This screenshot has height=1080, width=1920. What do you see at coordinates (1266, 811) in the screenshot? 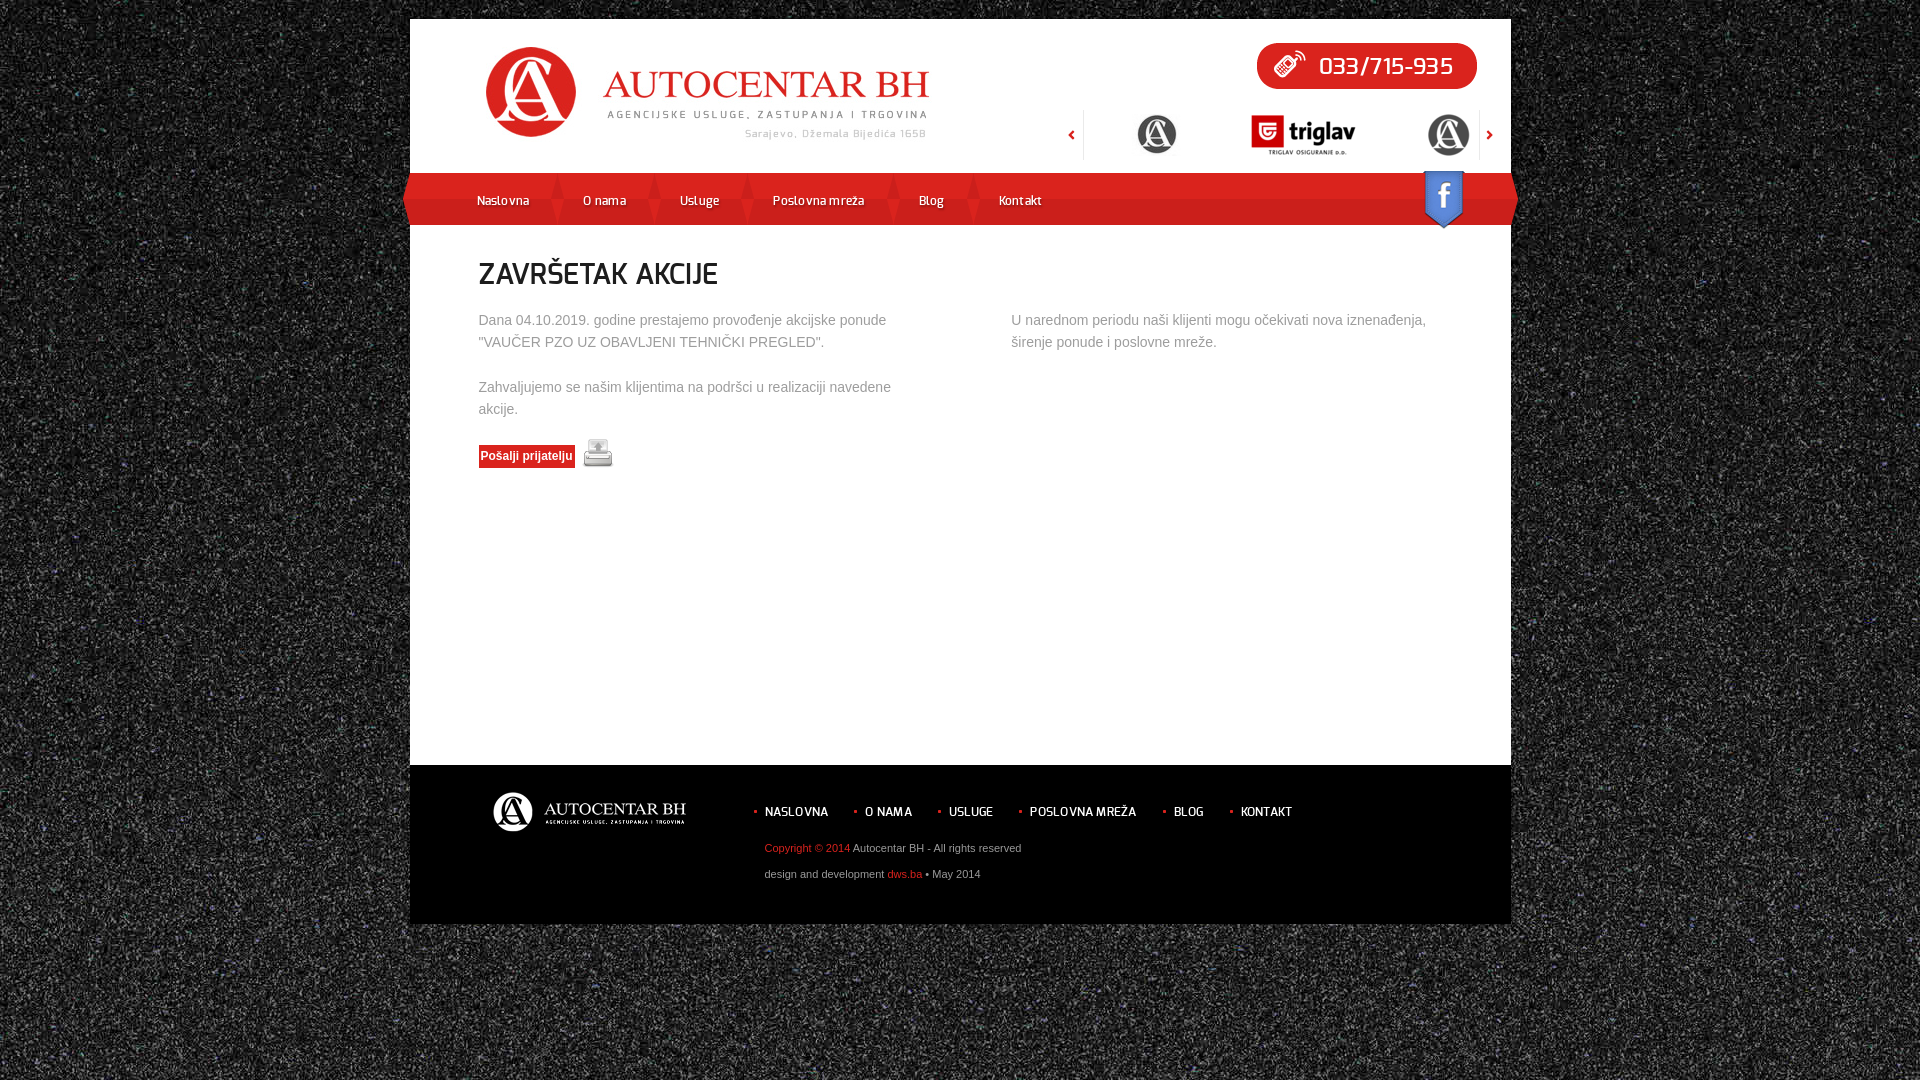
I see `'KONTAKT'` at bounding box center [1266, 811].